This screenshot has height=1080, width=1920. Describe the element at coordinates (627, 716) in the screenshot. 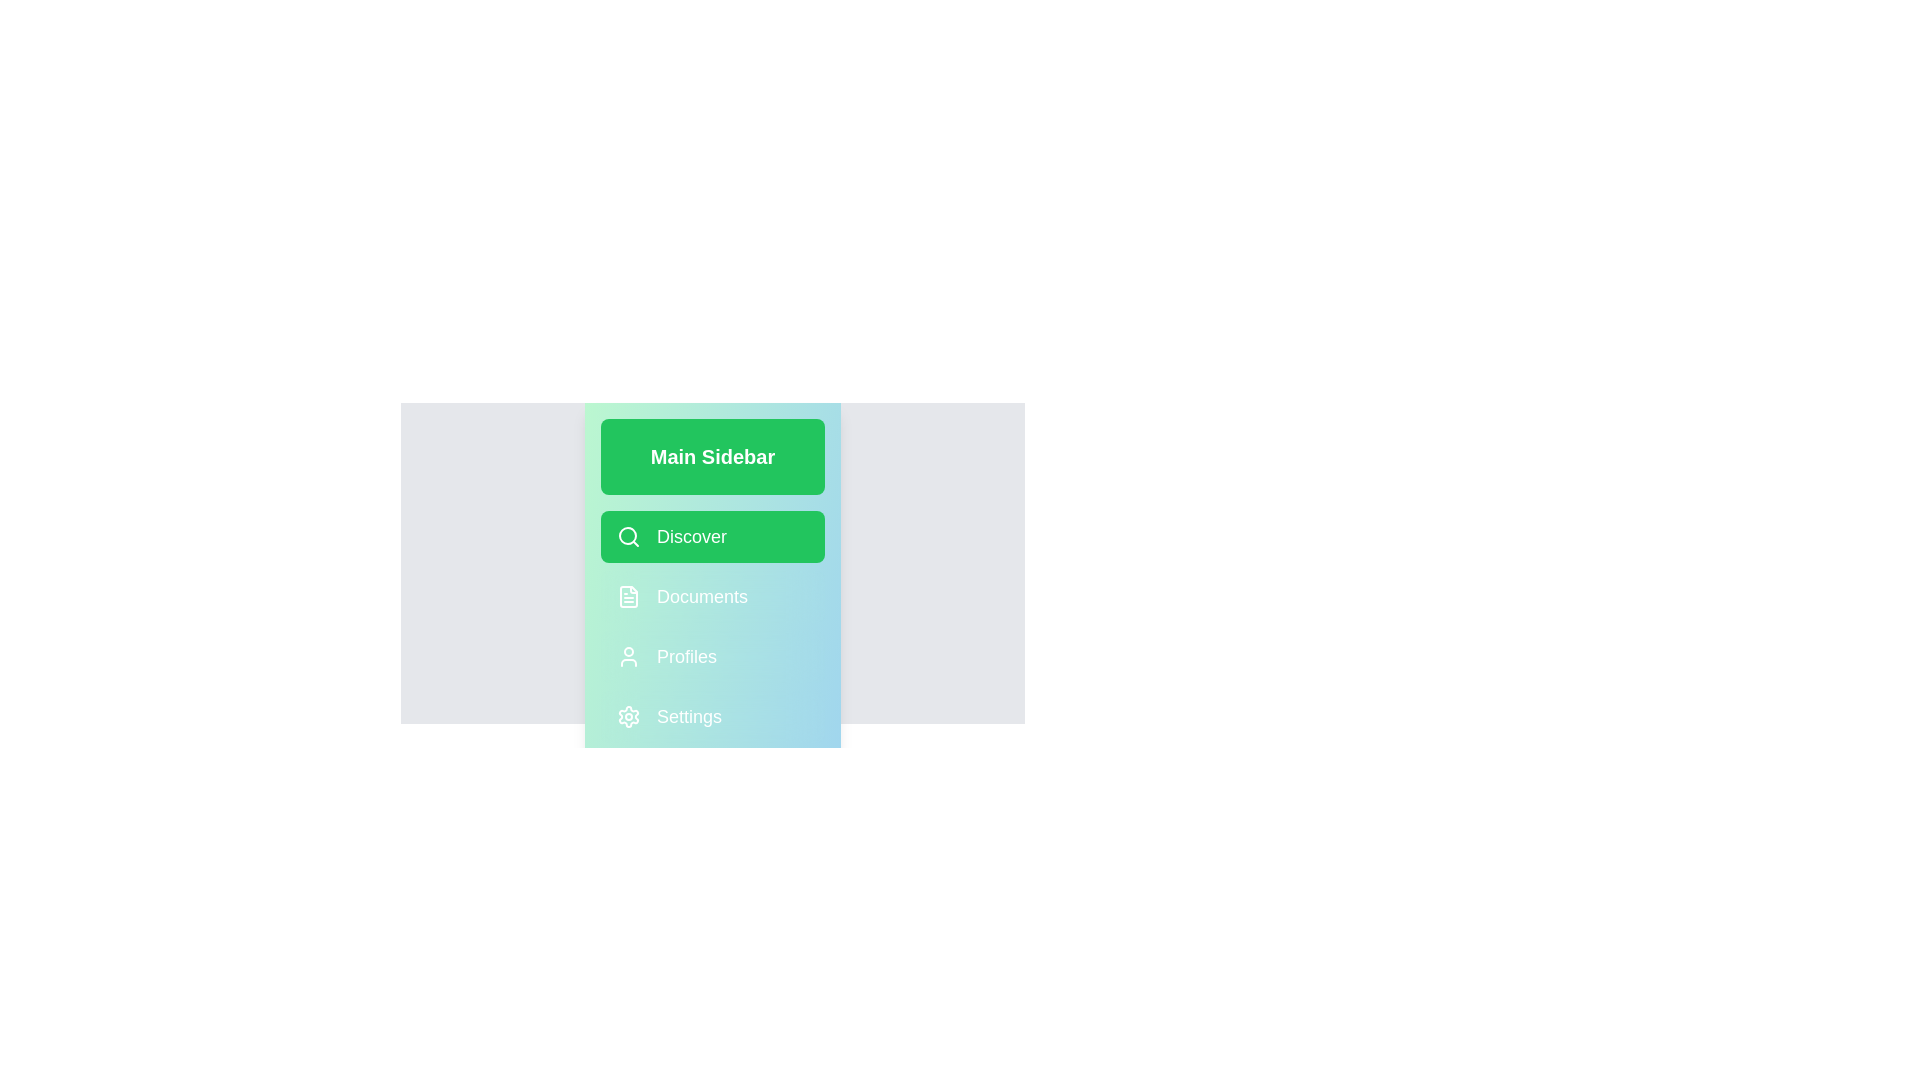

I see `the gear icon representing settings located in the lower part of the sidebar interface` at that location.